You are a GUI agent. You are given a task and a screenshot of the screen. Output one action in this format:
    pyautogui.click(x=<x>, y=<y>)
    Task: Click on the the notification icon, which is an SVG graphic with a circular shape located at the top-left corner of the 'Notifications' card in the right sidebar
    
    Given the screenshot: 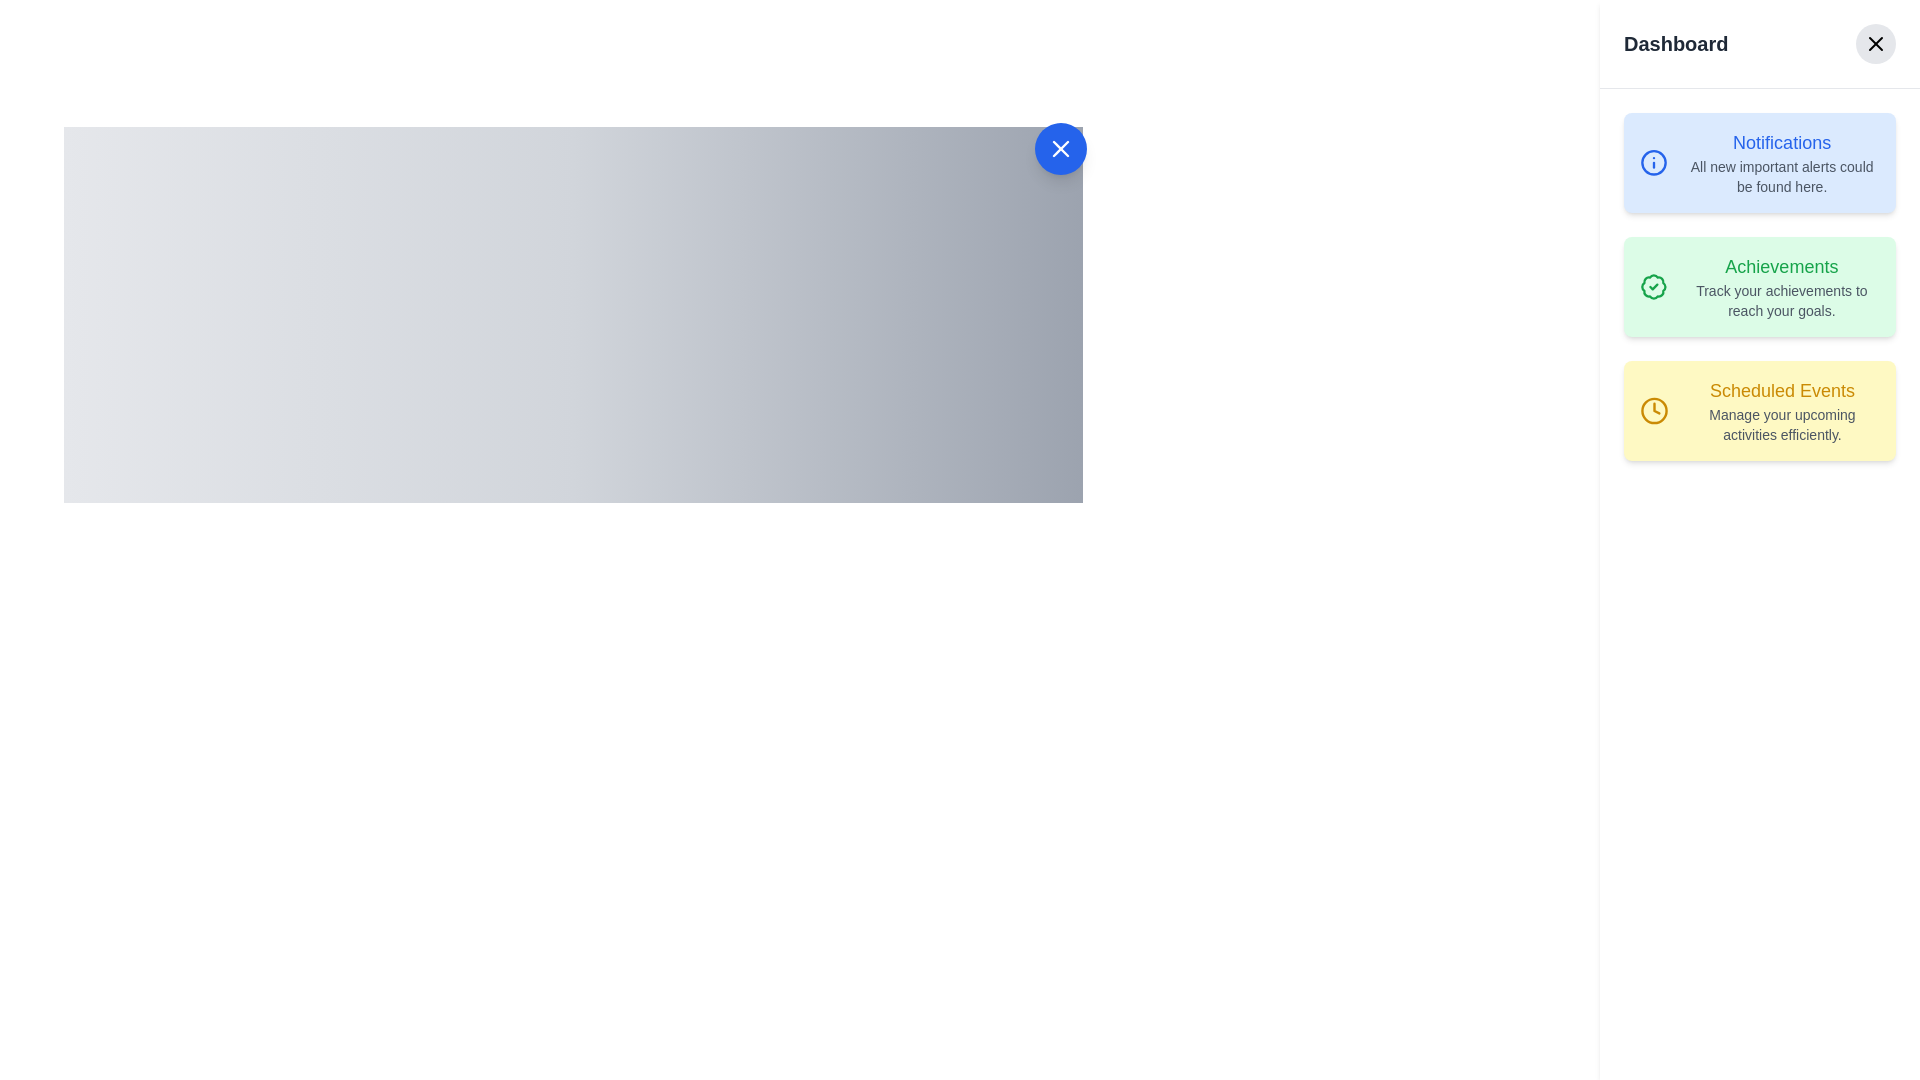 What is the action you would take?
    pyautogui.click(x=1654, y=161)
    